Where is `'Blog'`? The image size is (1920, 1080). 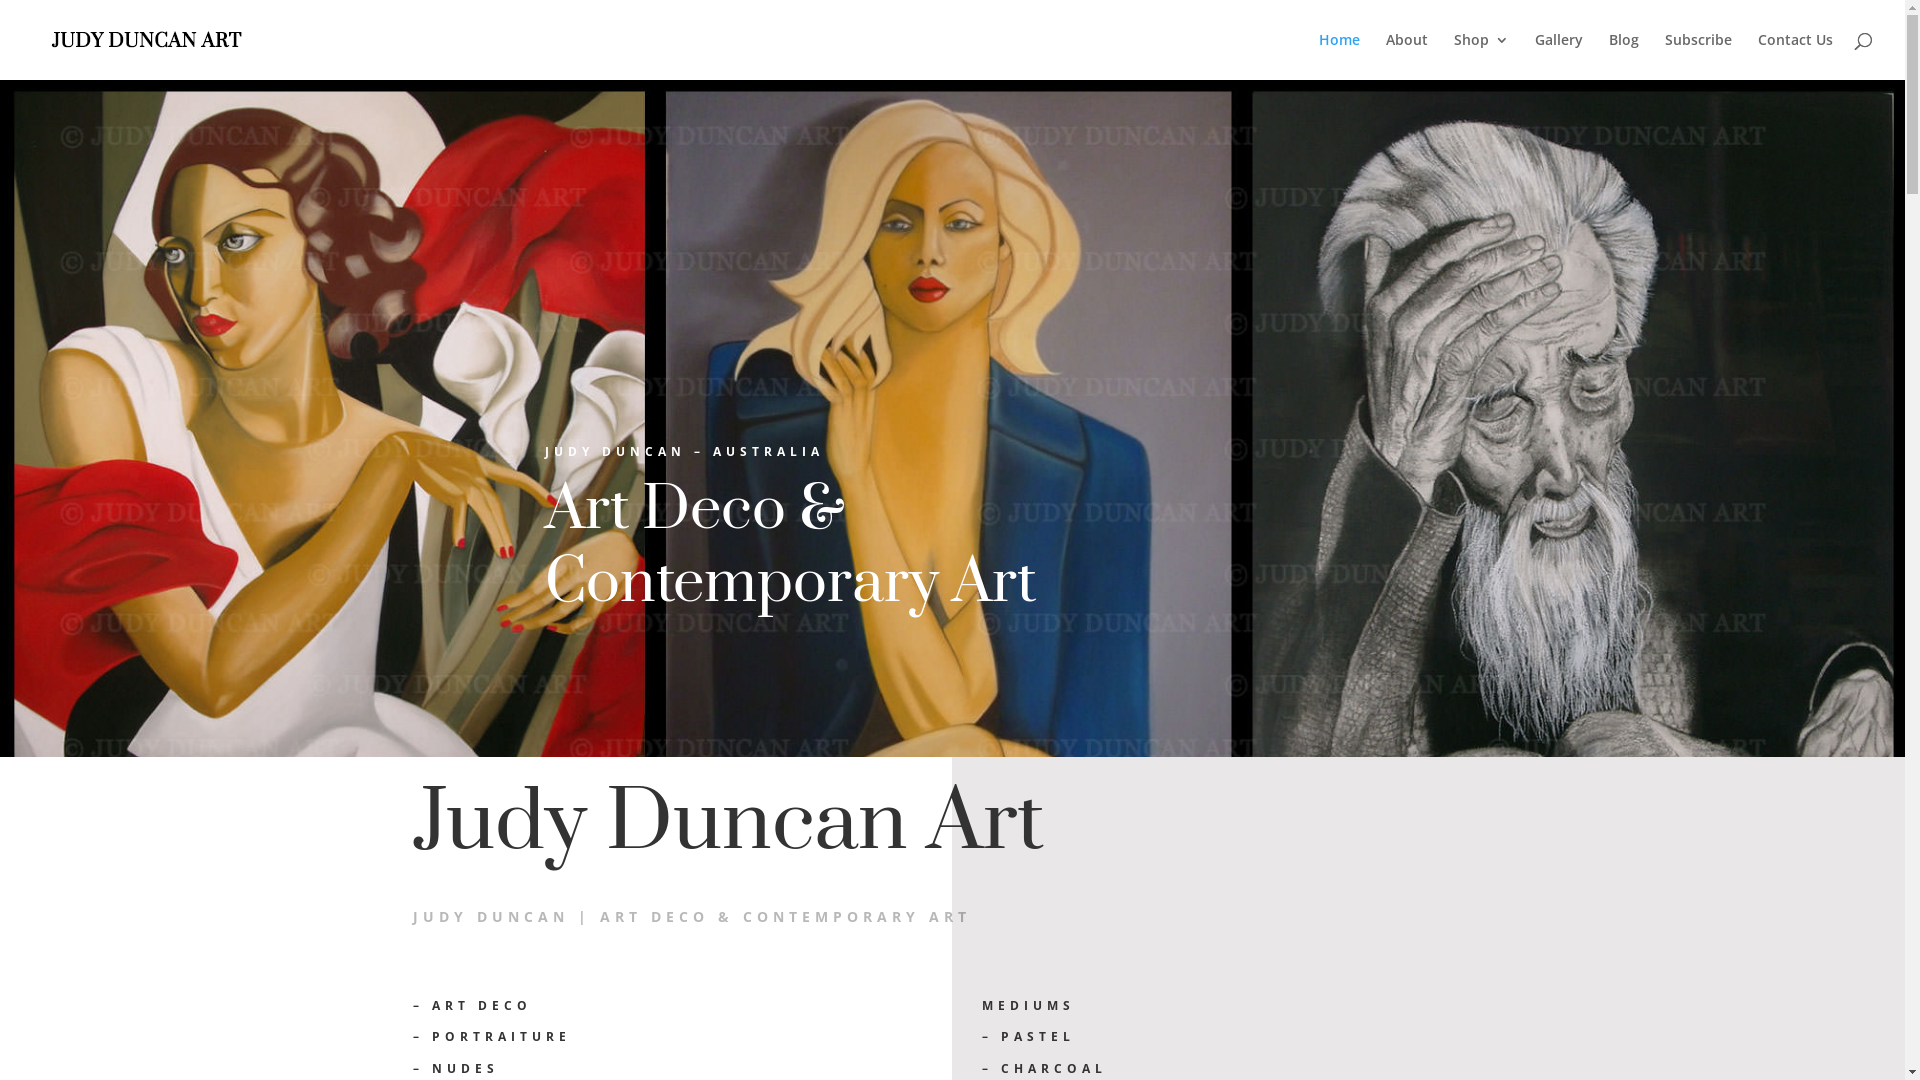
'Blog' is located at coordinates (1623, 55).